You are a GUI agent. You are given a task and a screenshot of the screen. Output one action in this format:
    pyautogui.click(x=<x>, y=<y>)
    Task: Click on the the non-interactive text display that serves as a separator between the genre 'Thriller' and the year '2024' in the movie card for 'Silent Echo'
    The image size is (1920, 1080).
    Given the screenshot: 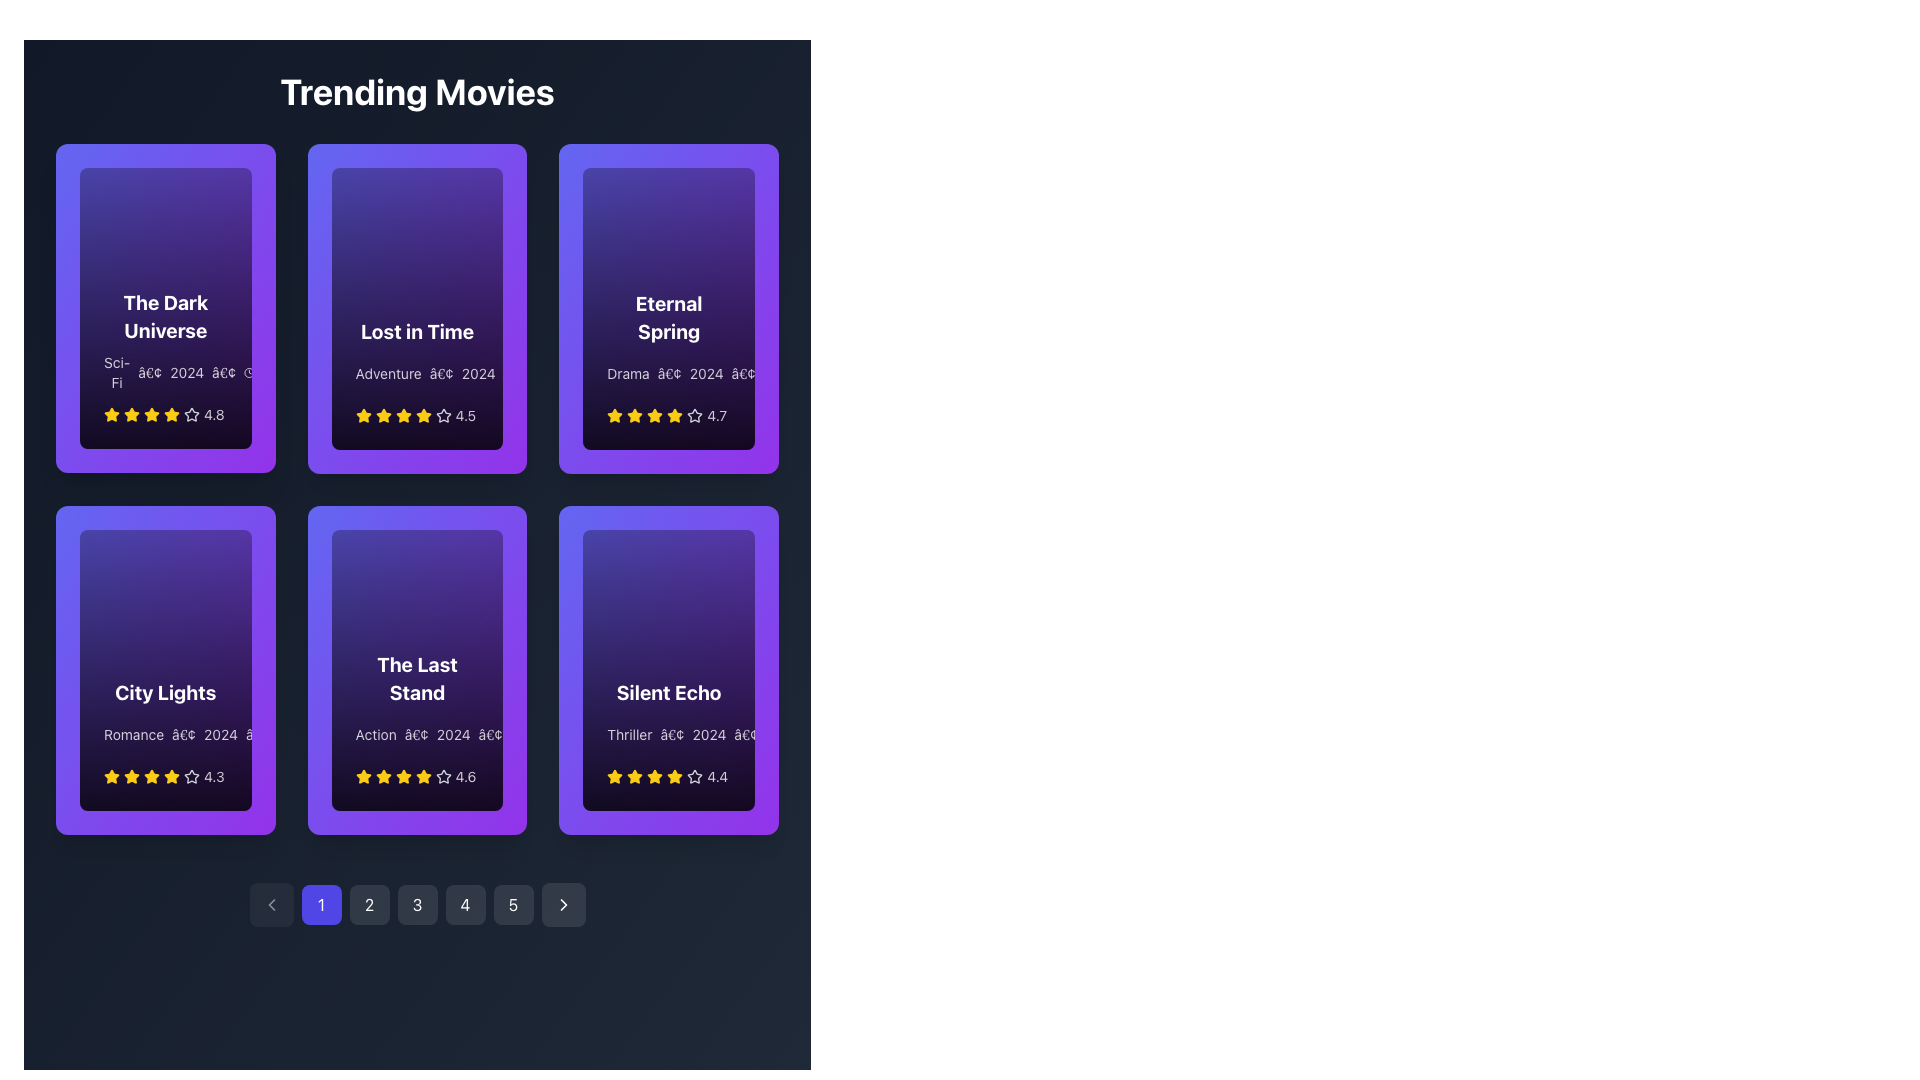 What is the action you would take?
    pyautogui.click(x=672, y=735)
    